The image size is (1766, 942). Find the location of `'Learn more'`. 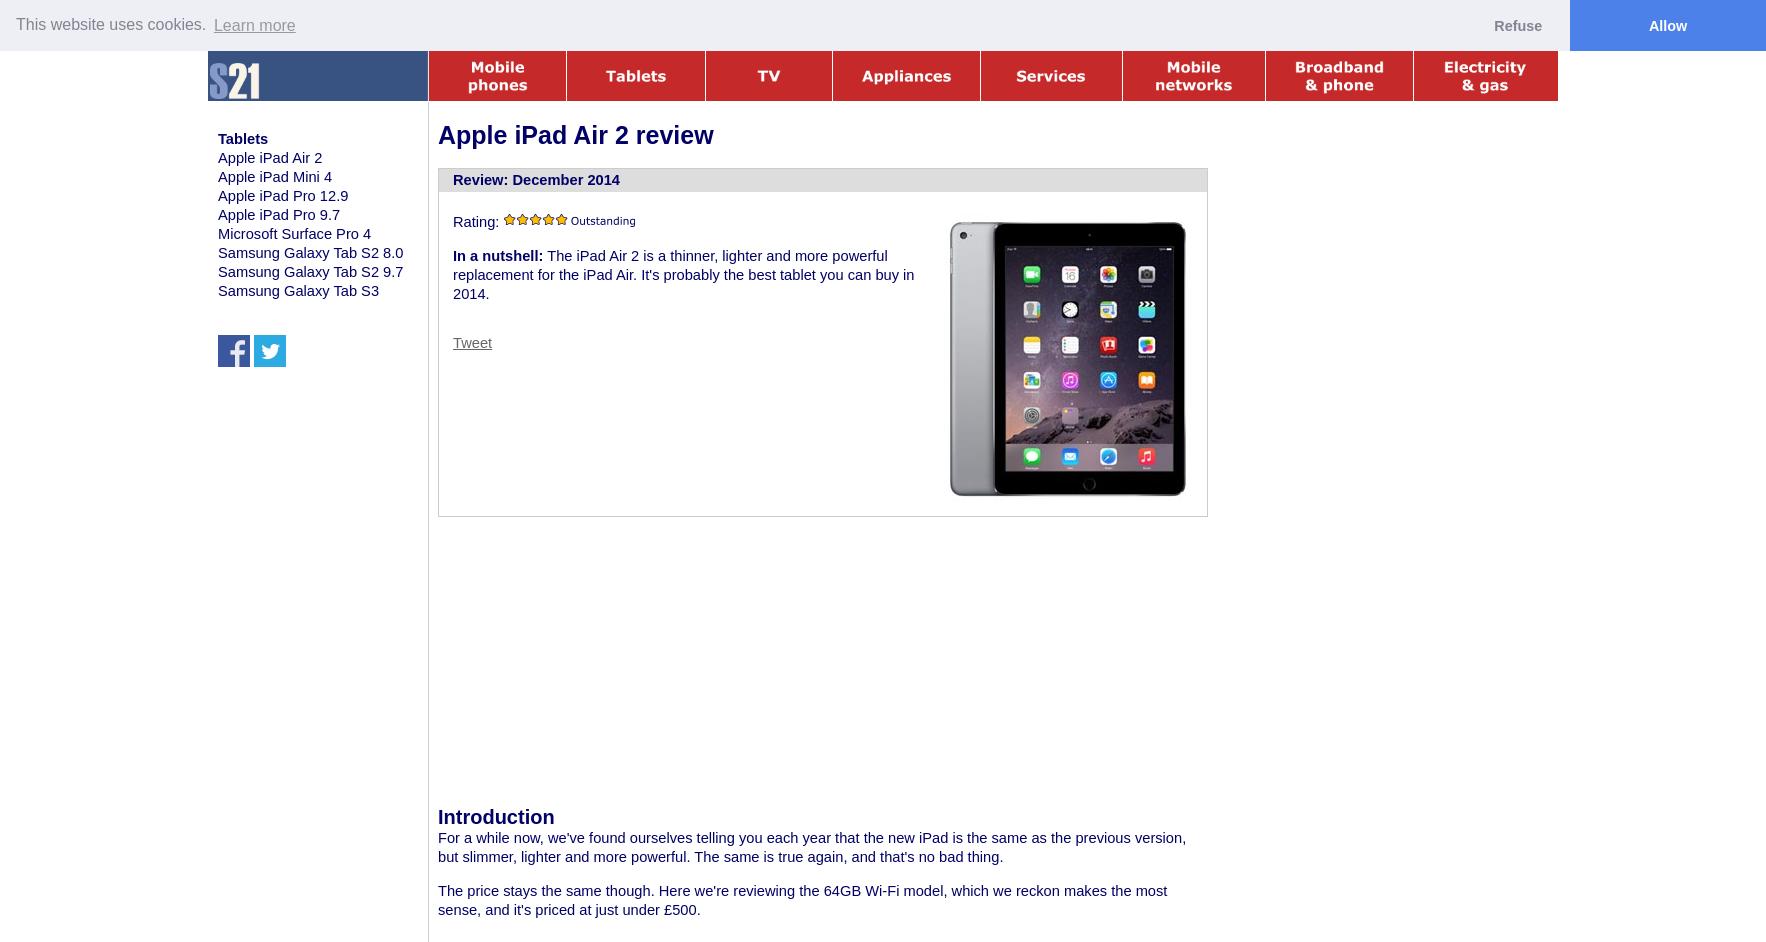

'Learn more' is located at coordinates (252, 24).